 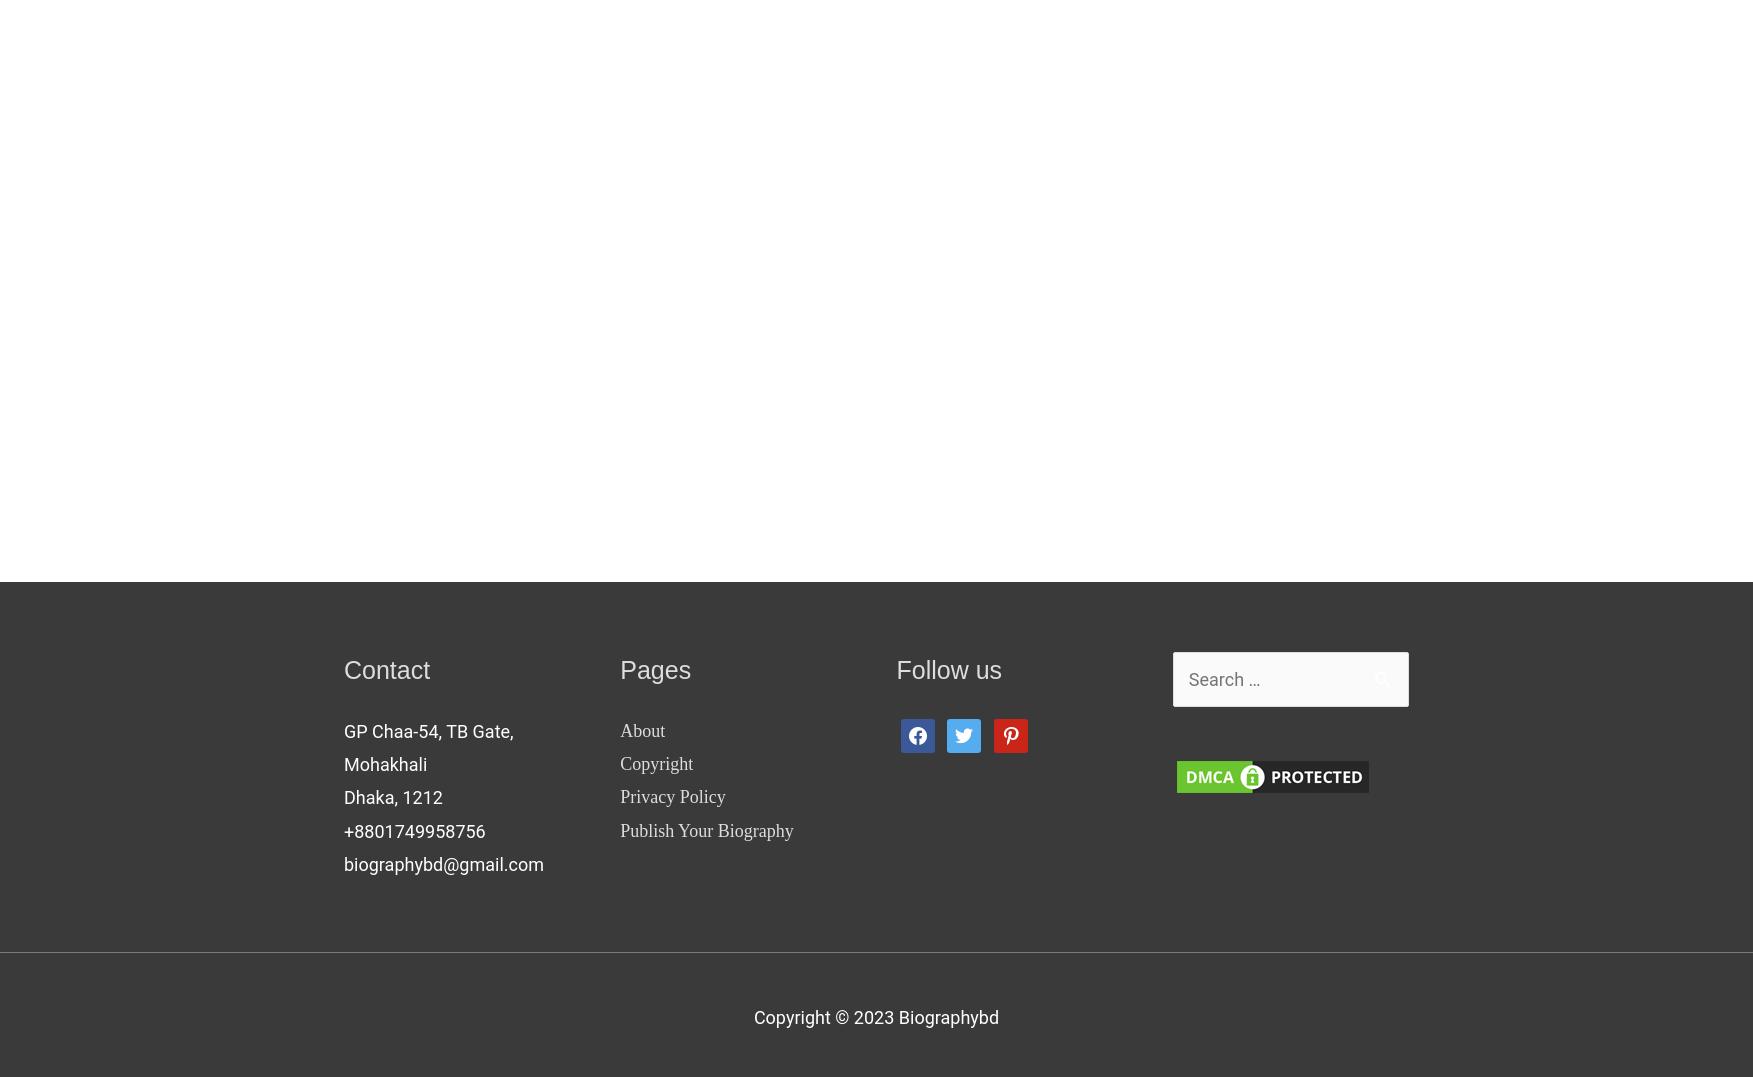 I want to click on 'biographybd@gmail.com', so click(x=443, y=863).